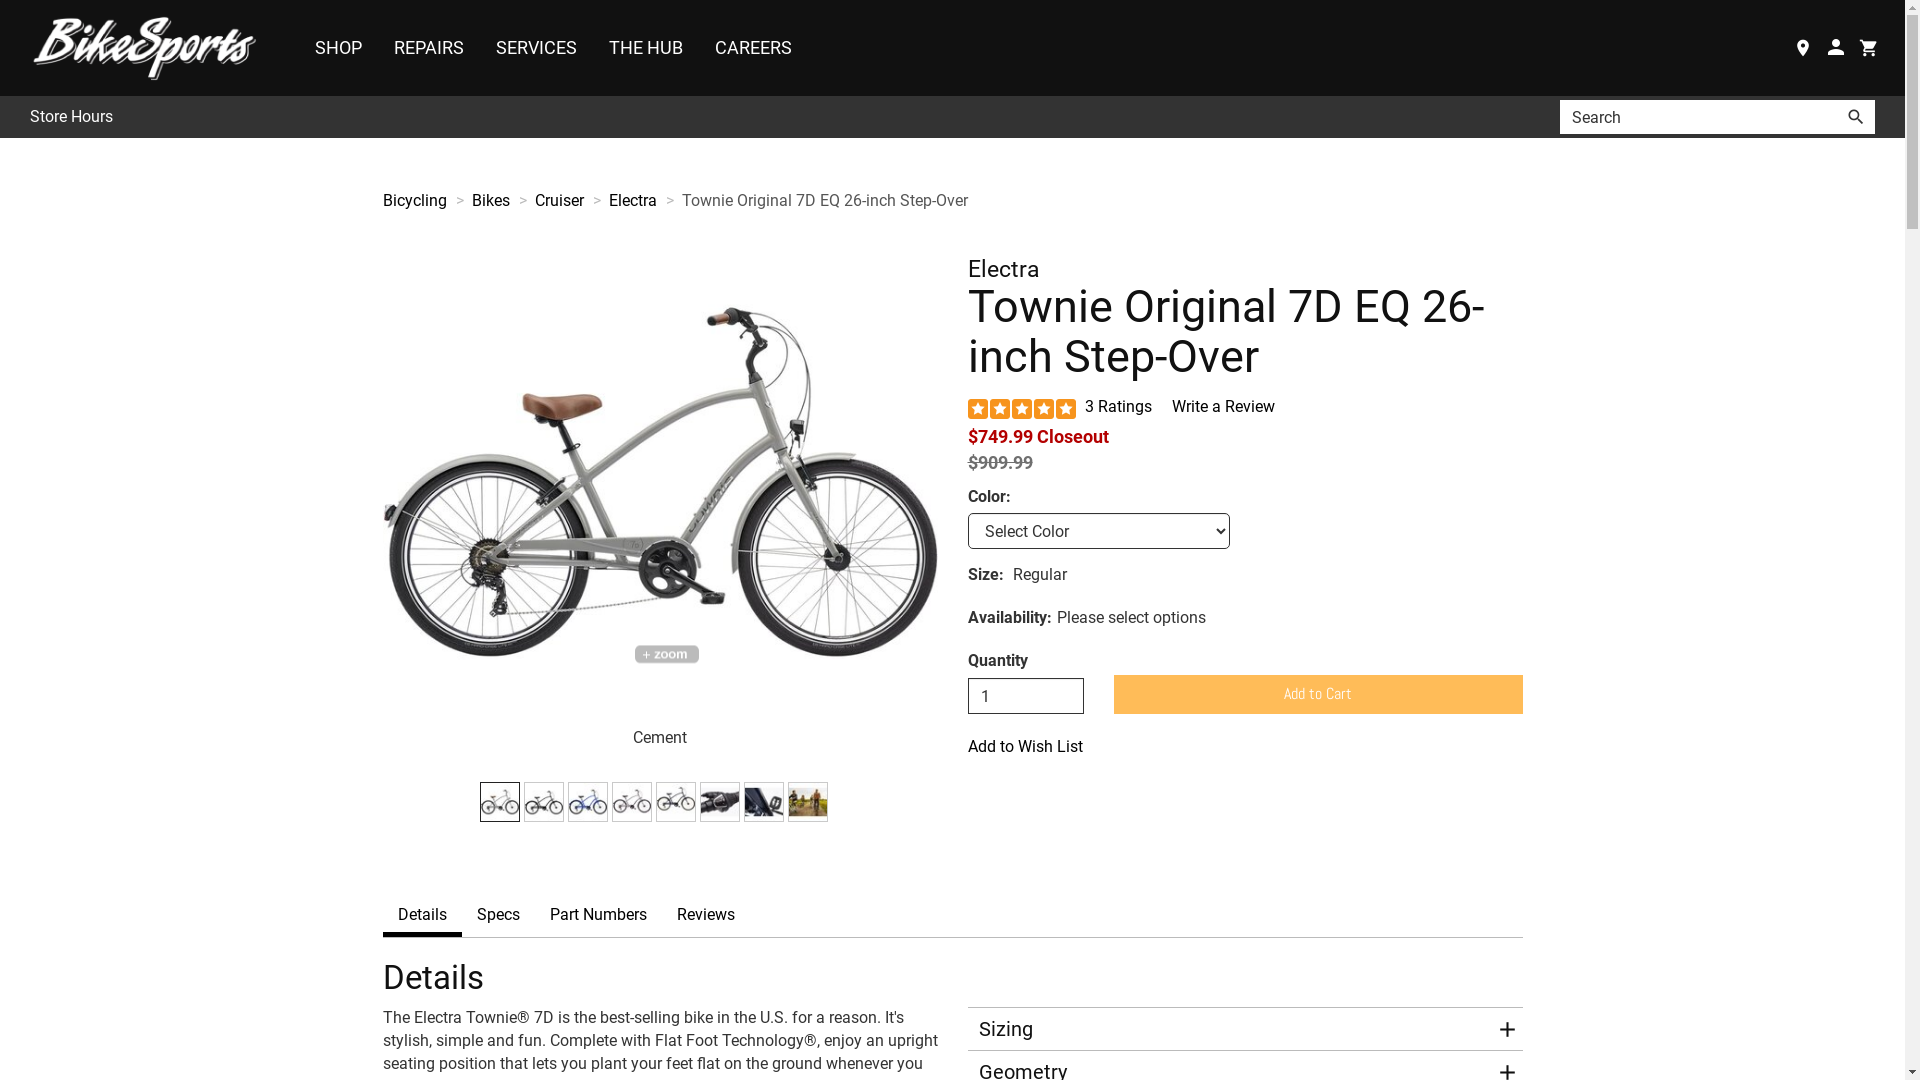 The width and height of the screenshot is (1920, 1080). Describe the element at coordinates (1819, 46) in the screenshot. I see `'Account'` at that location.